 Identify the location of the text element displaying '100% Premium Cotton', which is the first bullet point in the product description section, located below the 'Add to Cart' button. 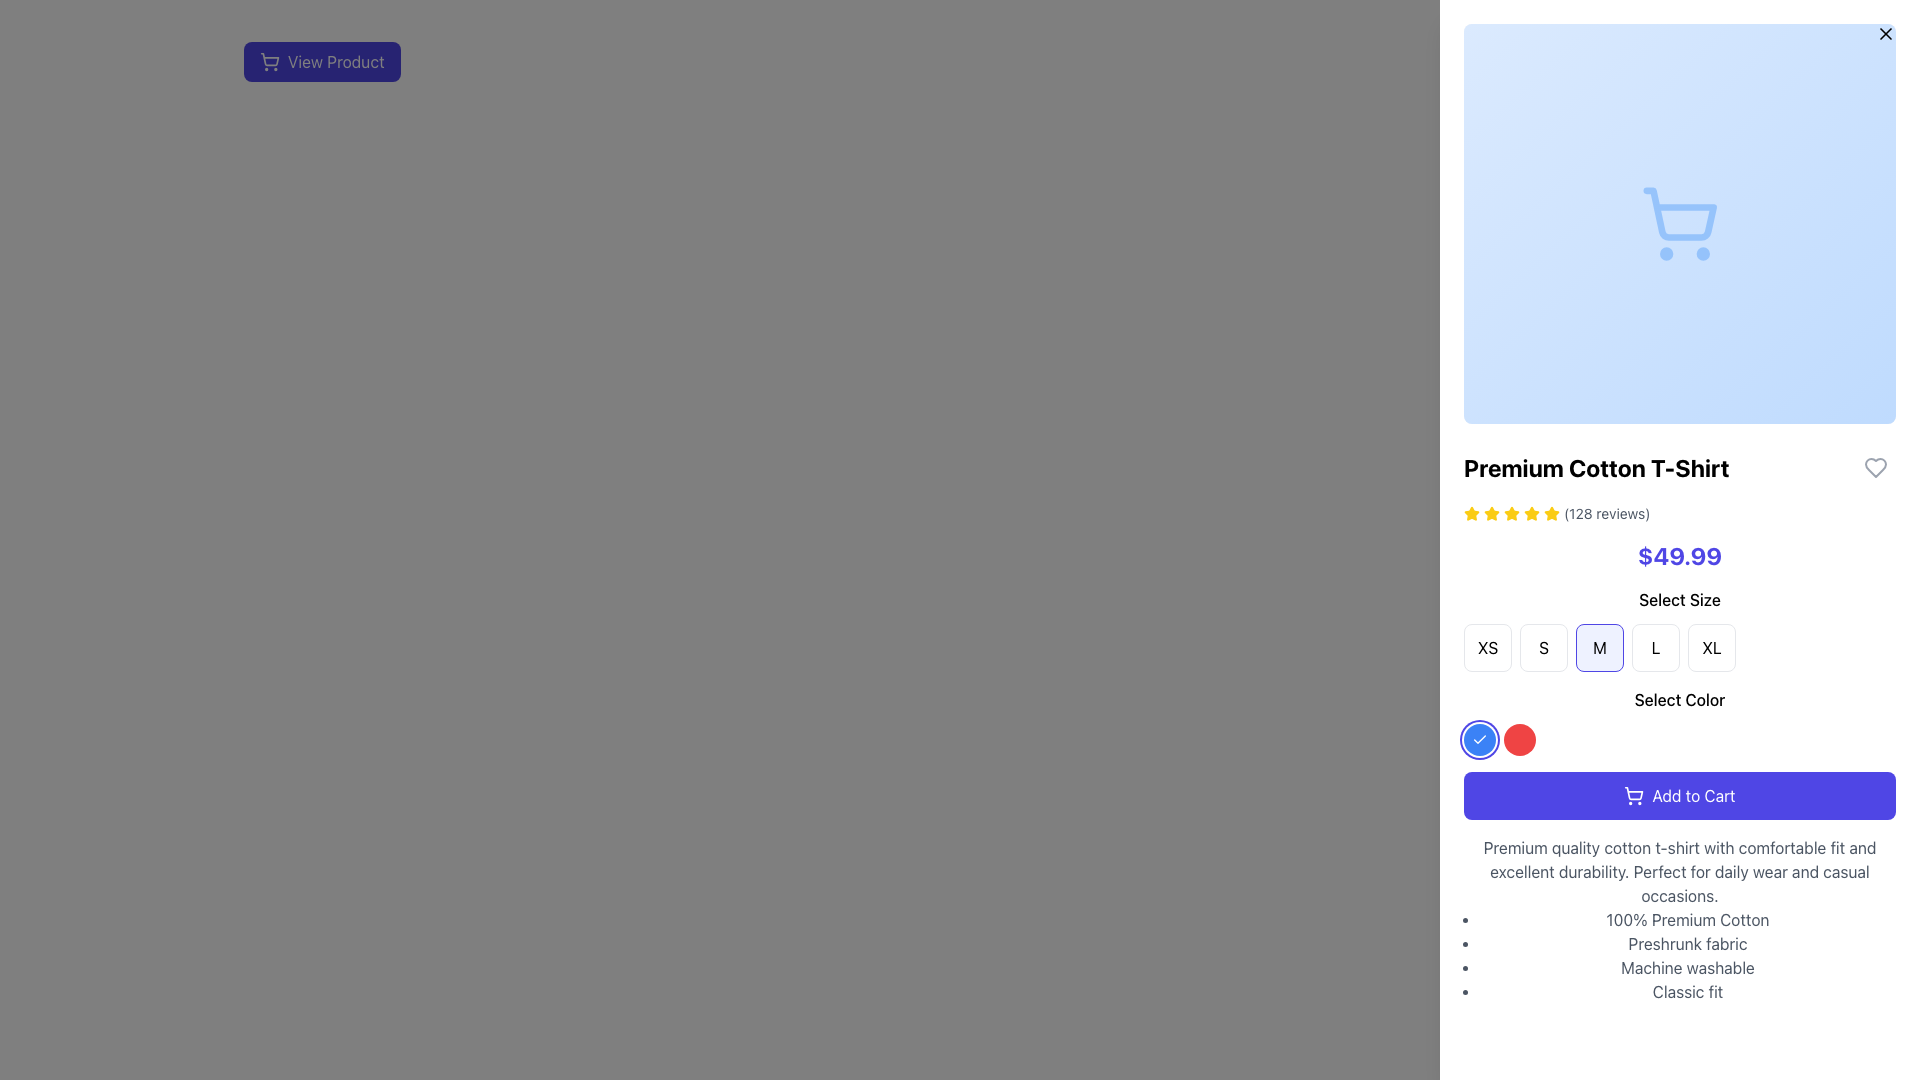
(1687, 920).